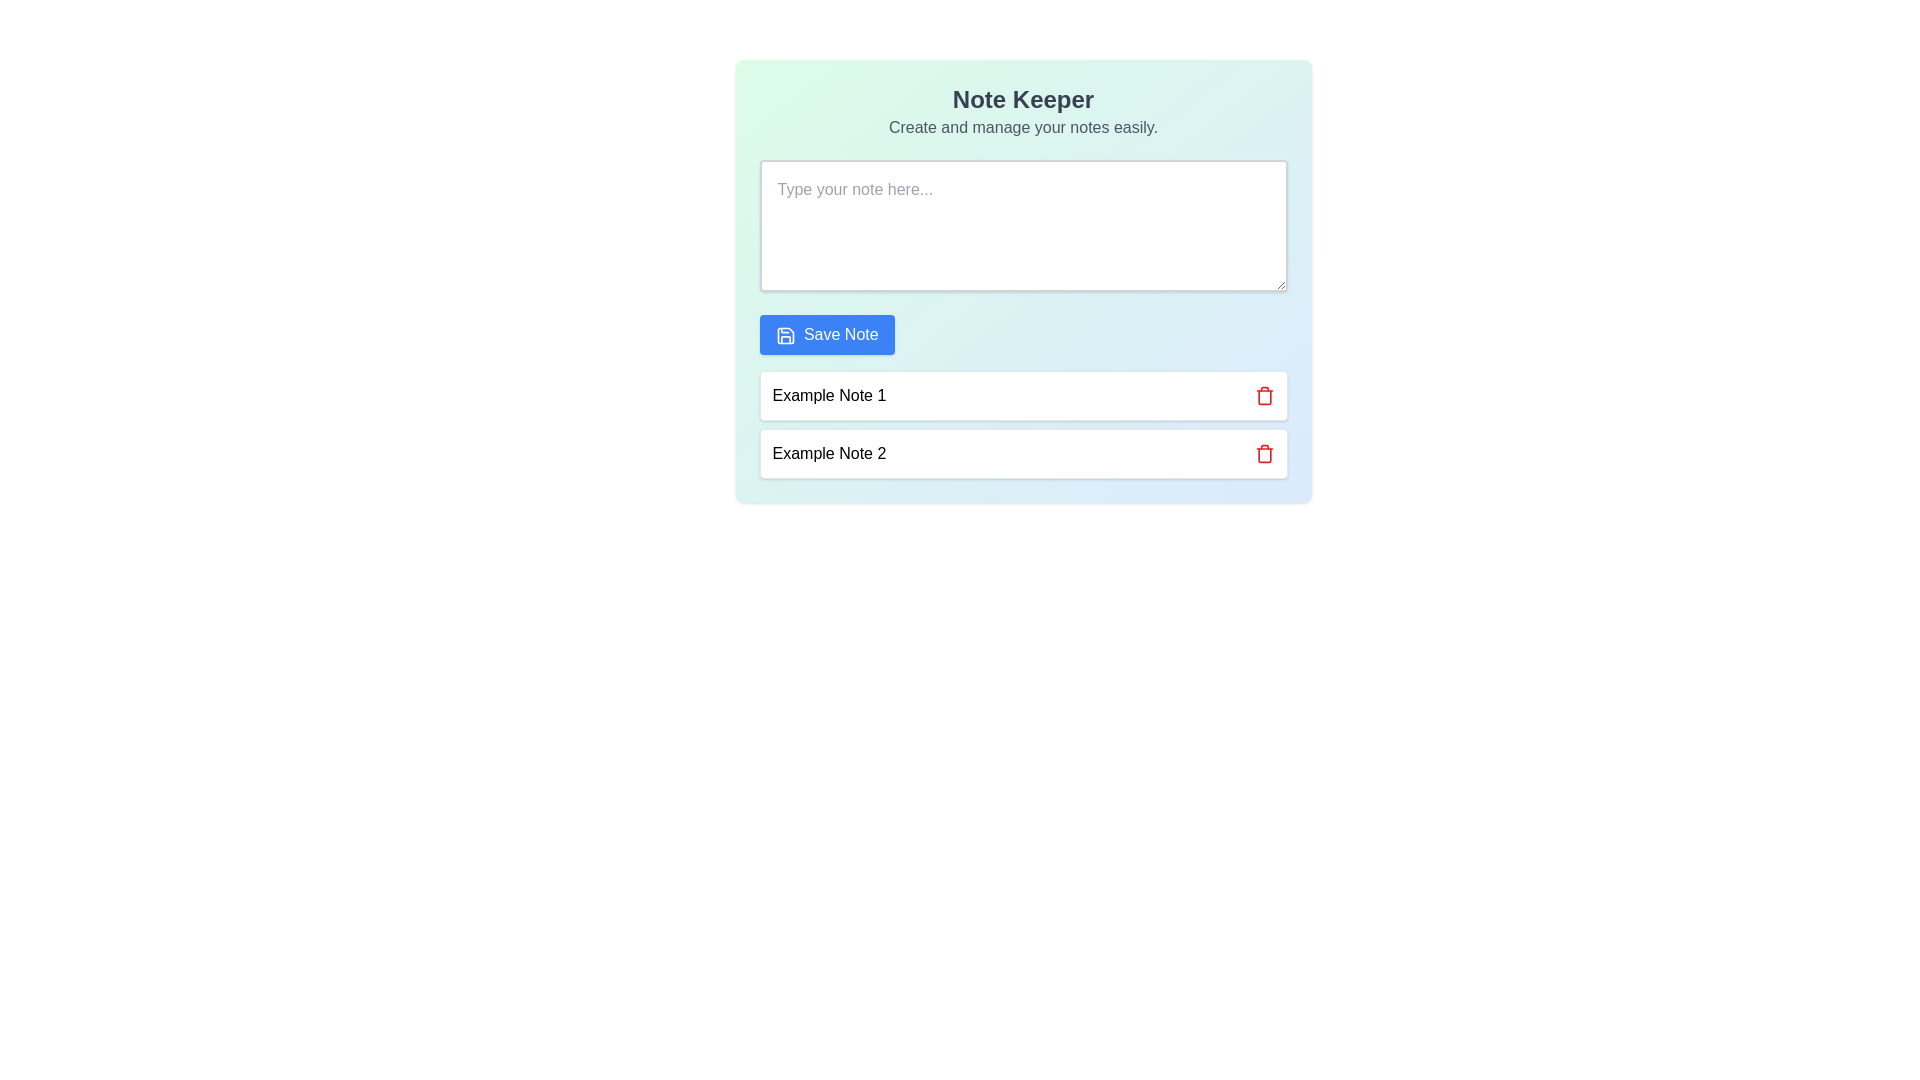 The width and height of the screenshot is (1920, 1080). I want to click on the text label displaying 'Example Note 2' which is in bold, black sans-serif font, located centrally below the 'Save Note' and 'Example Note 1' sections, so click(829, 454).